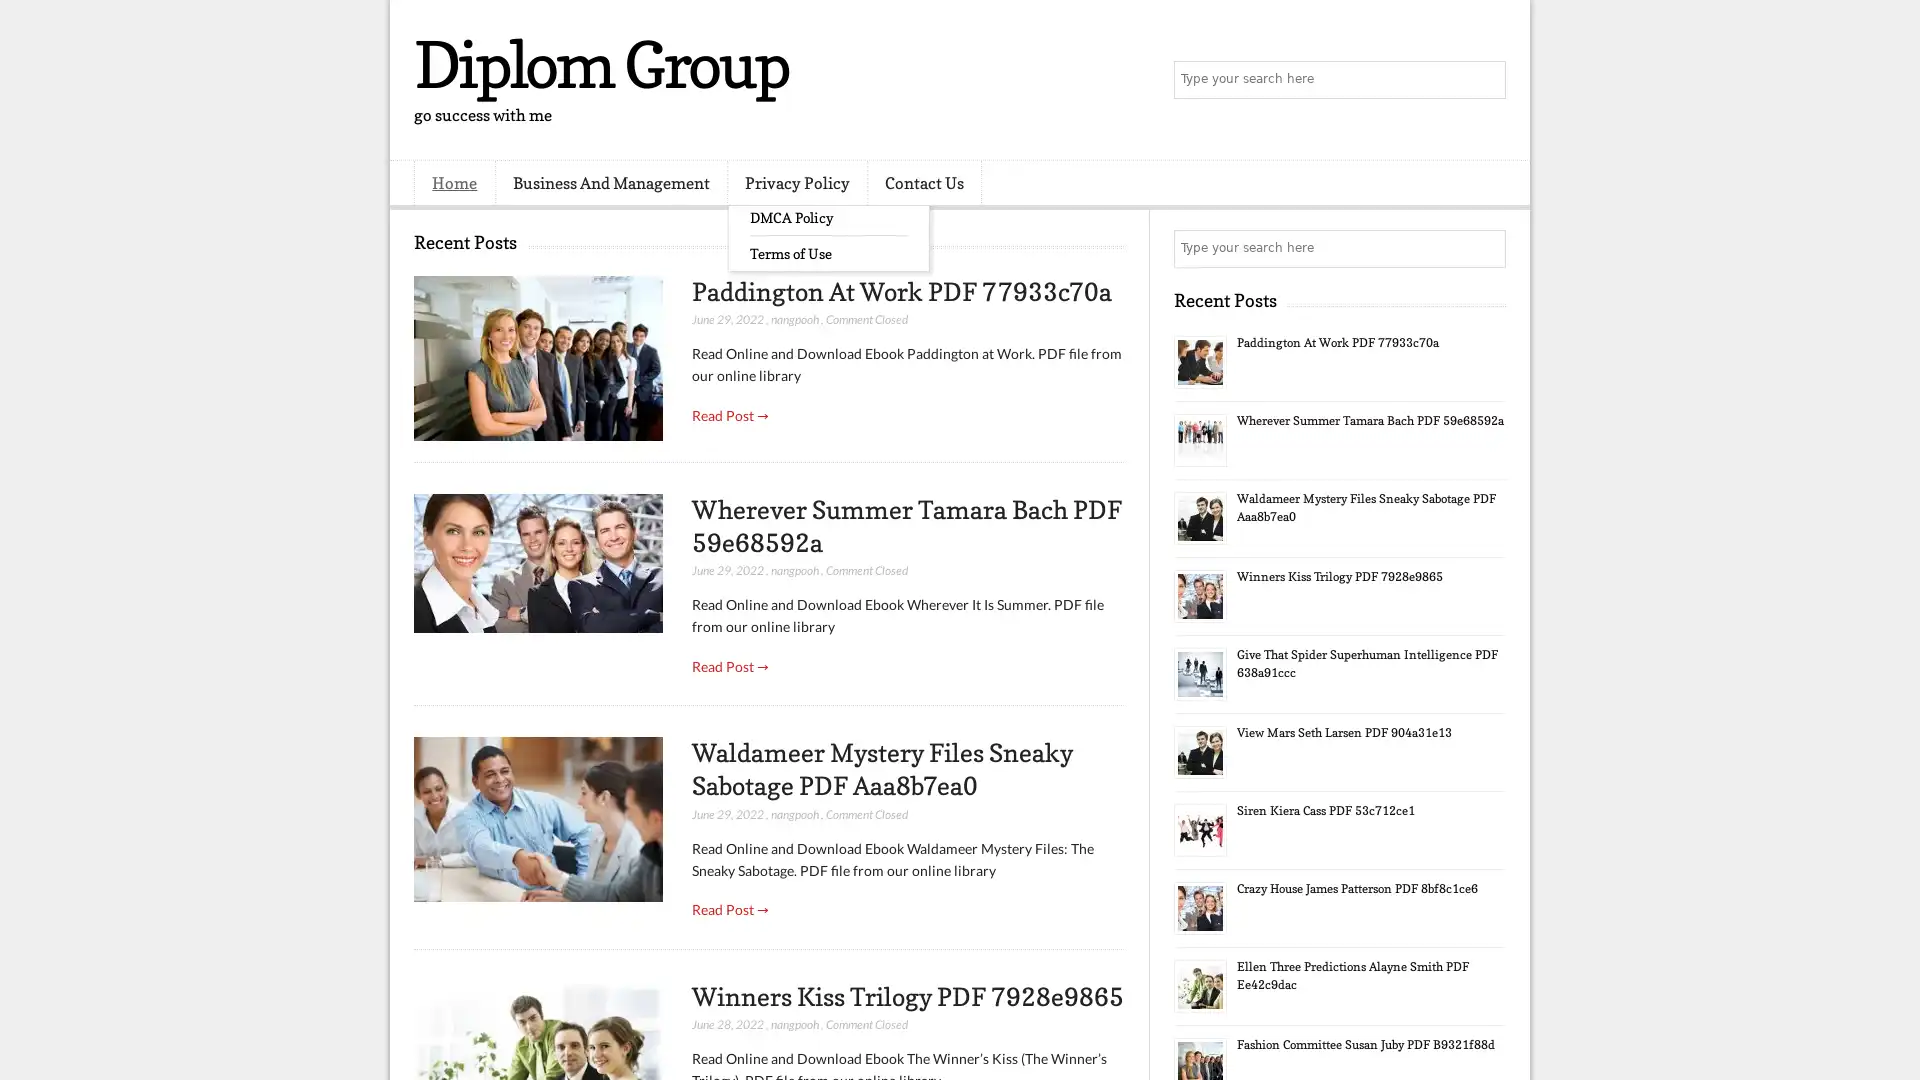  Describe the element at coordinates (1485, 248) in the screenshot. I see `Search` at that location.